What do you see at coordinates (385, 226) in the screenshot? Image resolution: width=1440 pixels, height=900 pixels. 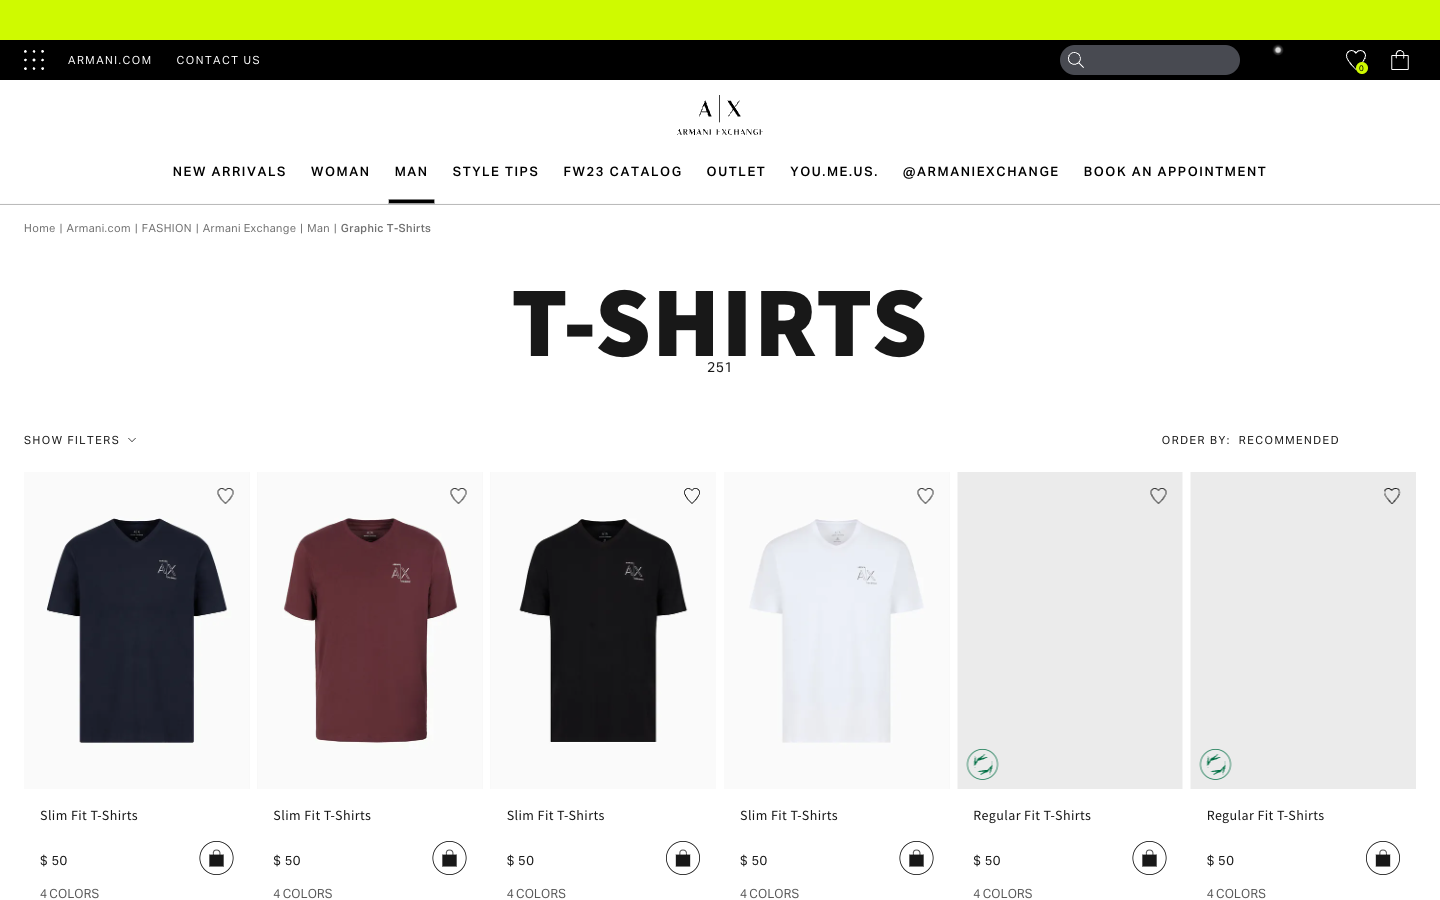 I see `the Graphic T-shirts category from the provided options` at bounding box center [385, 226].